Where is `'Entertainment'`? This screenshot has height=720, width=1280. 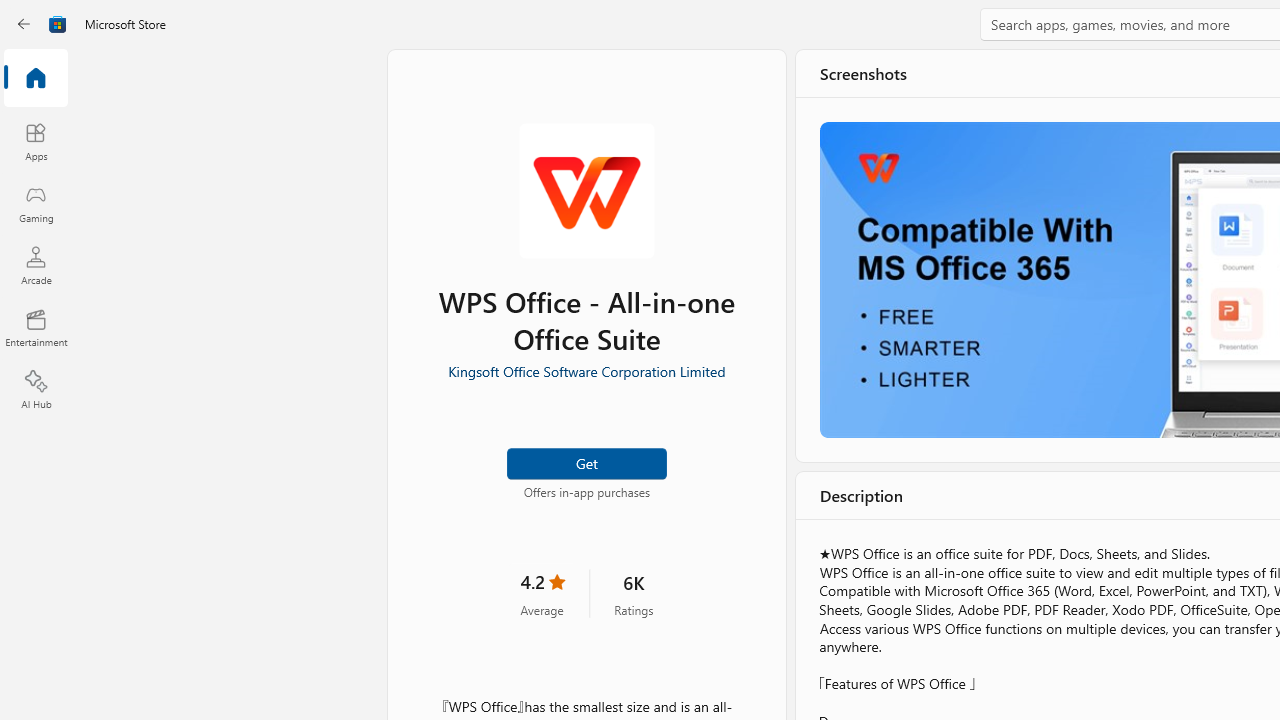
'Entertainment' is located at coordinates (35, 326).